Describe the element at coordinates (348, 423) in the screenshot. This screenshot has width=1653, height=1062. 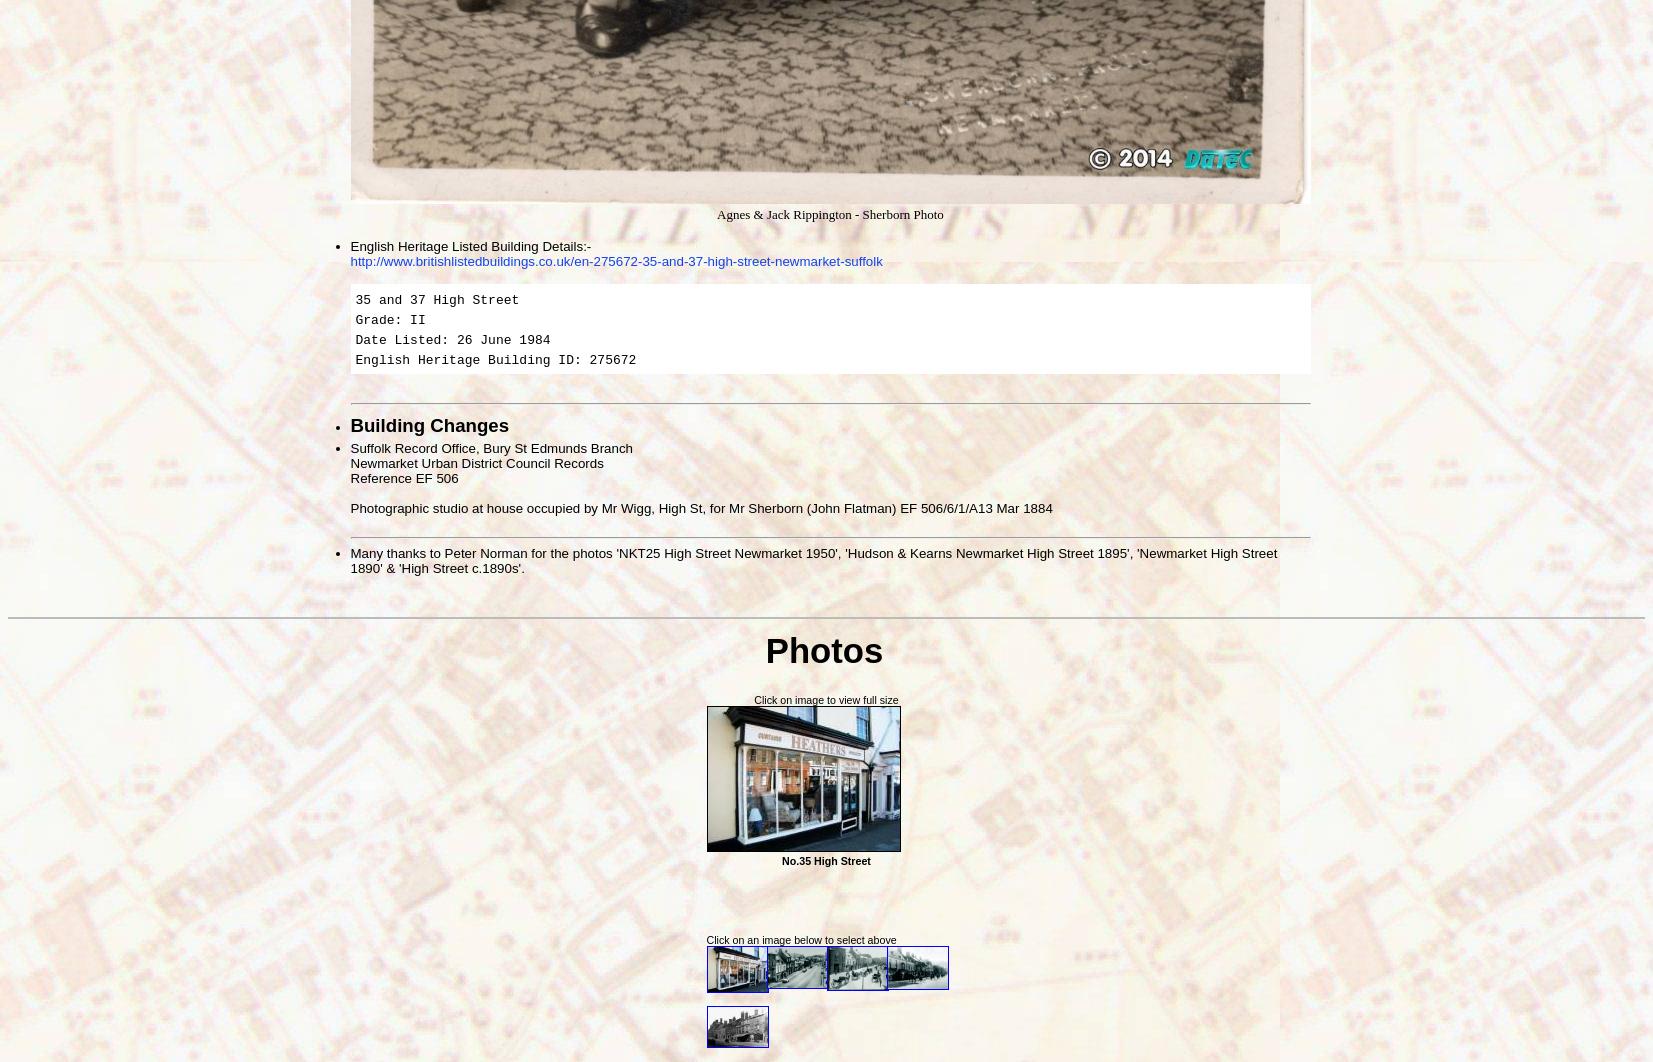
I see `'Building Changes'` at that location.